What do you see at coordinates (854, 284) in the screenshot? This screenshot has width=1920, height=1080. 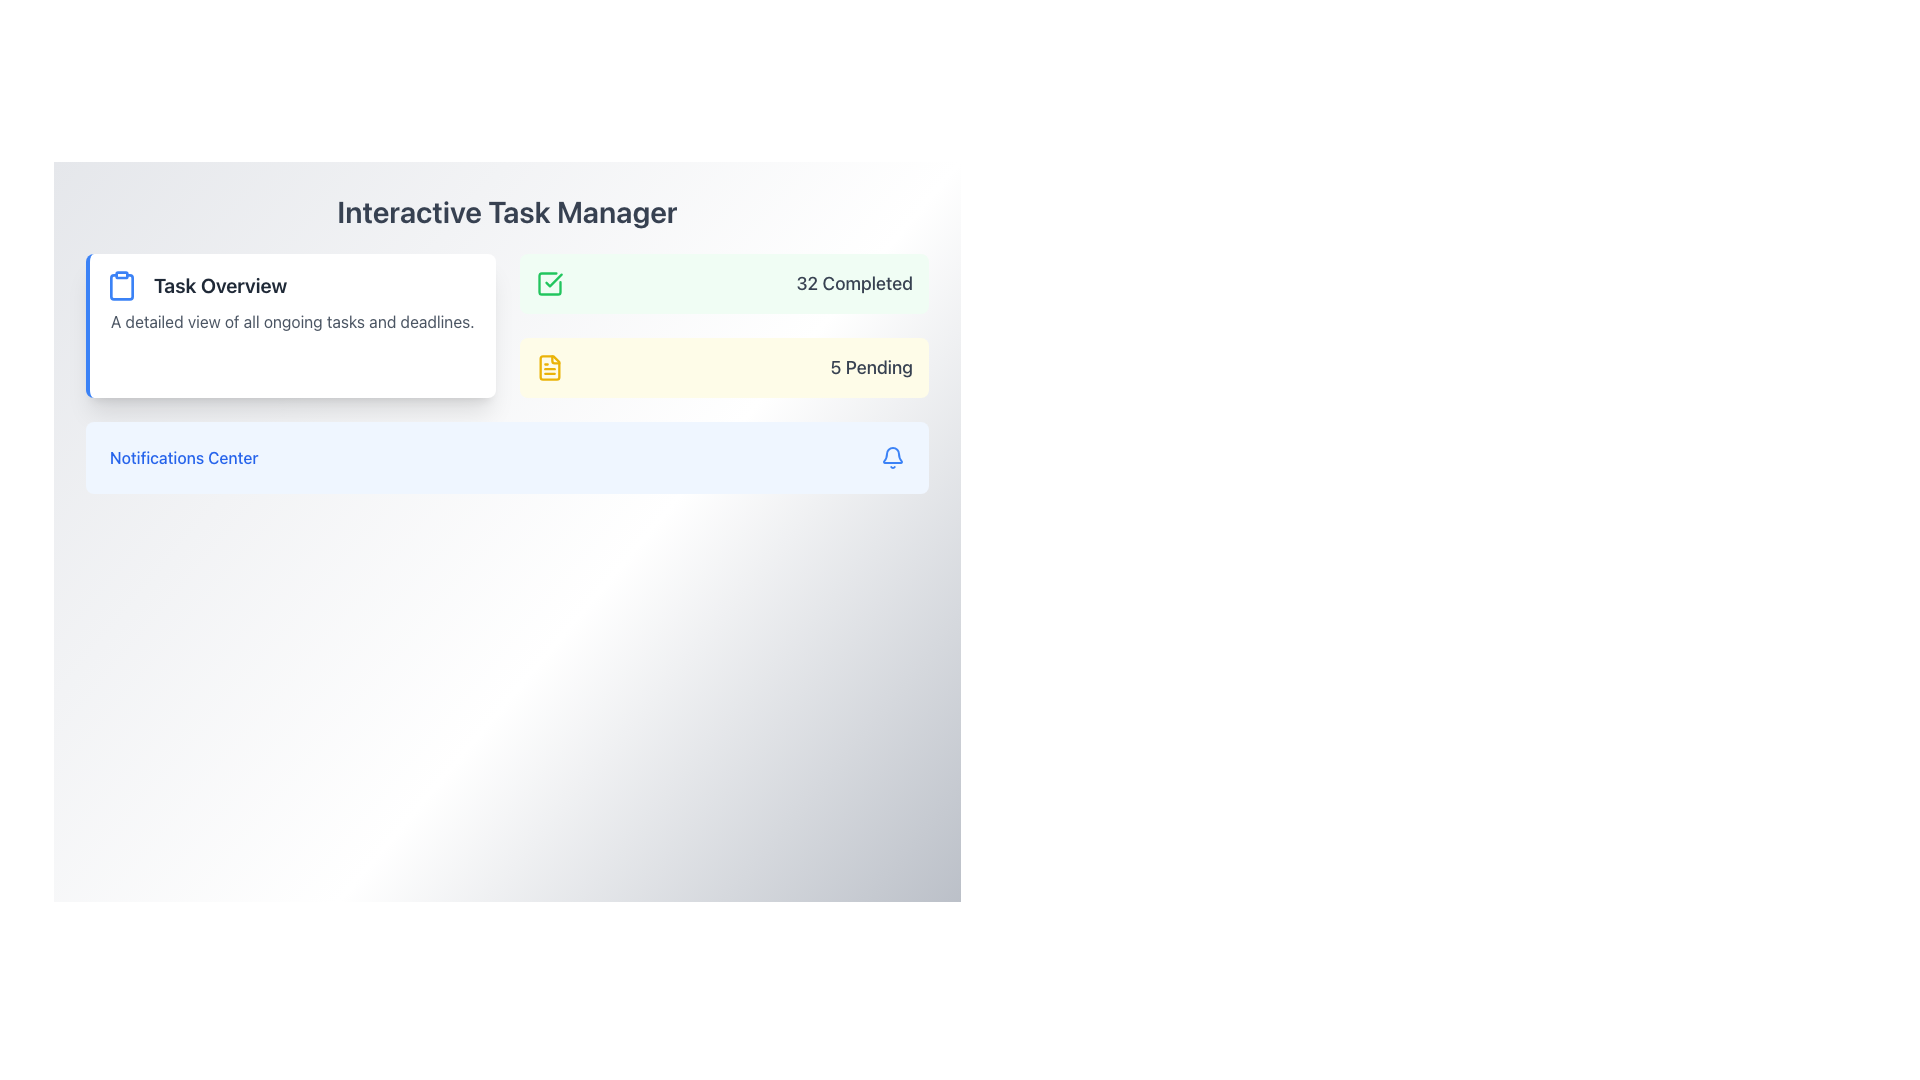 I see `the static text label displaying the number of completed tasks ('32') located in the top-right corner of the green notification panel` at bounding box center [854, 284].